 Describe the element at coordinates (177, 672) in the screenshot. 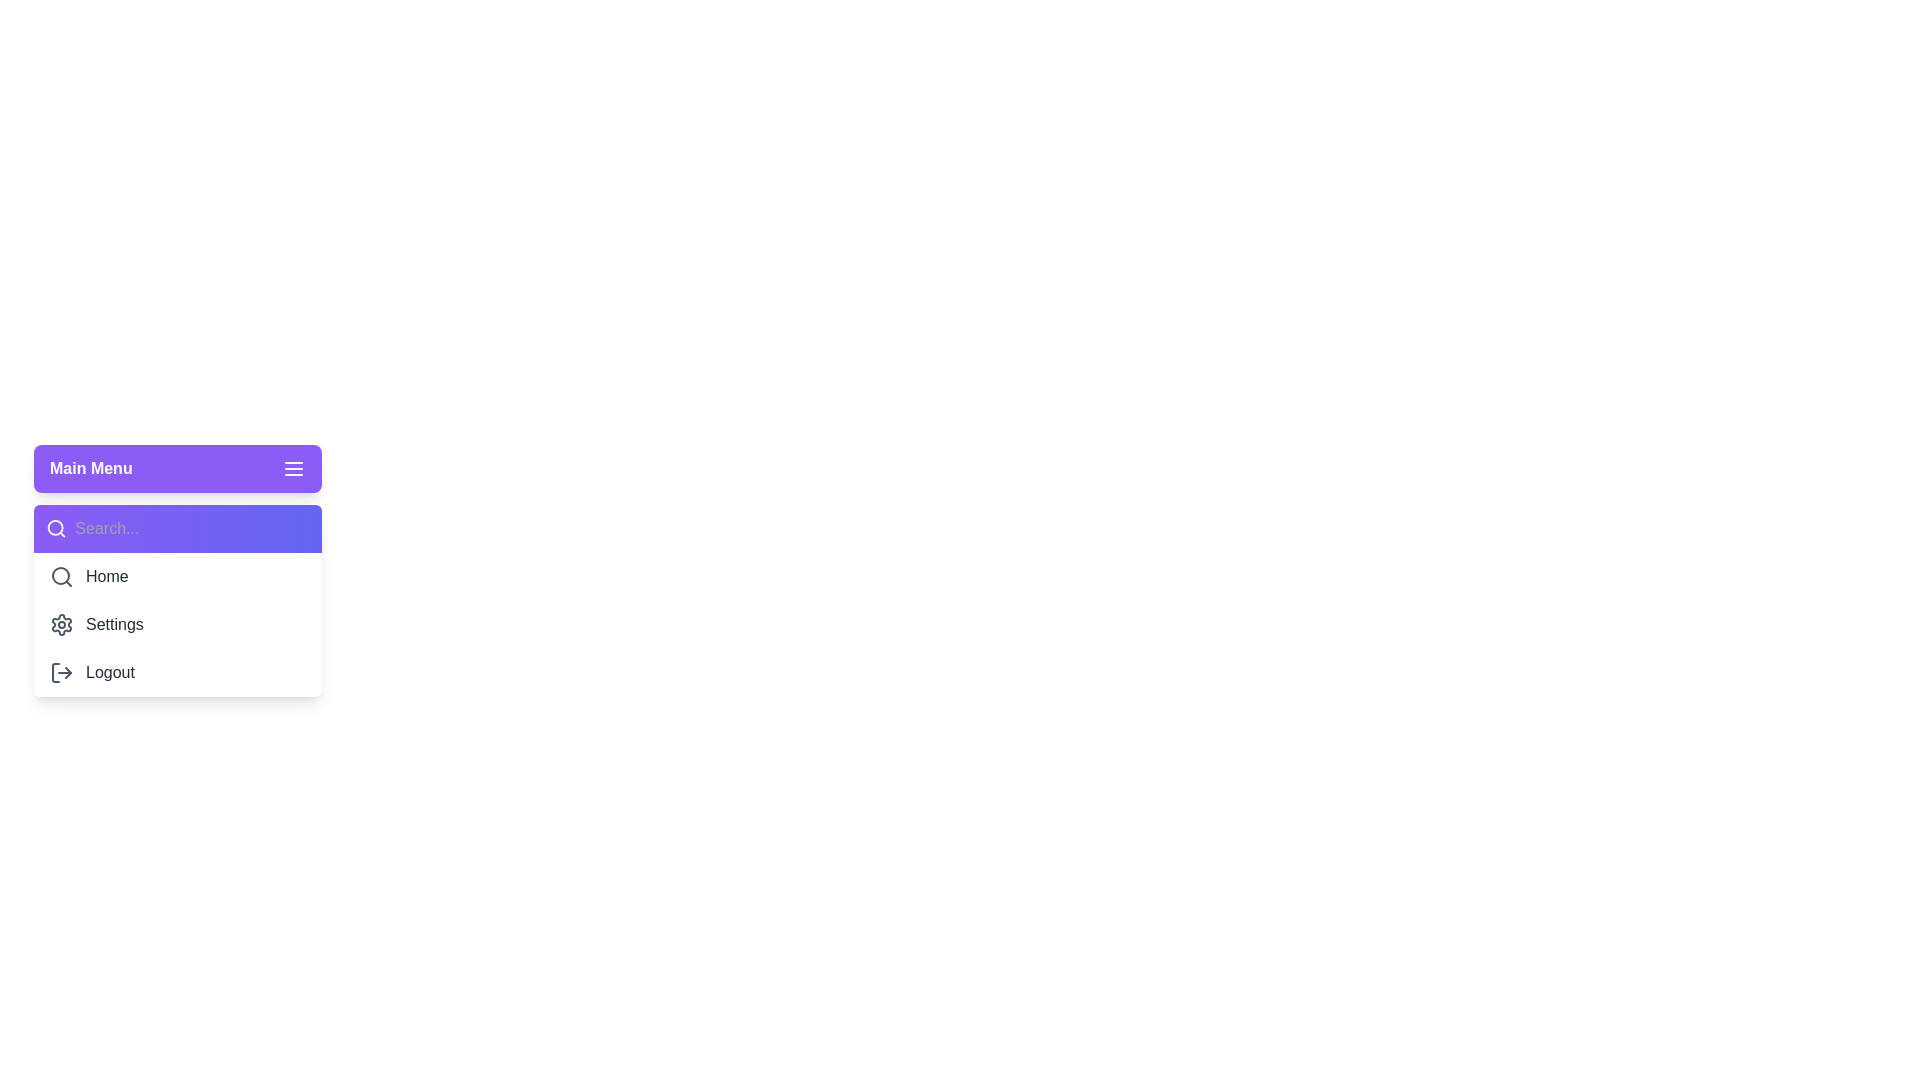

I see `the 'Logout' menu item to log out` at that location.